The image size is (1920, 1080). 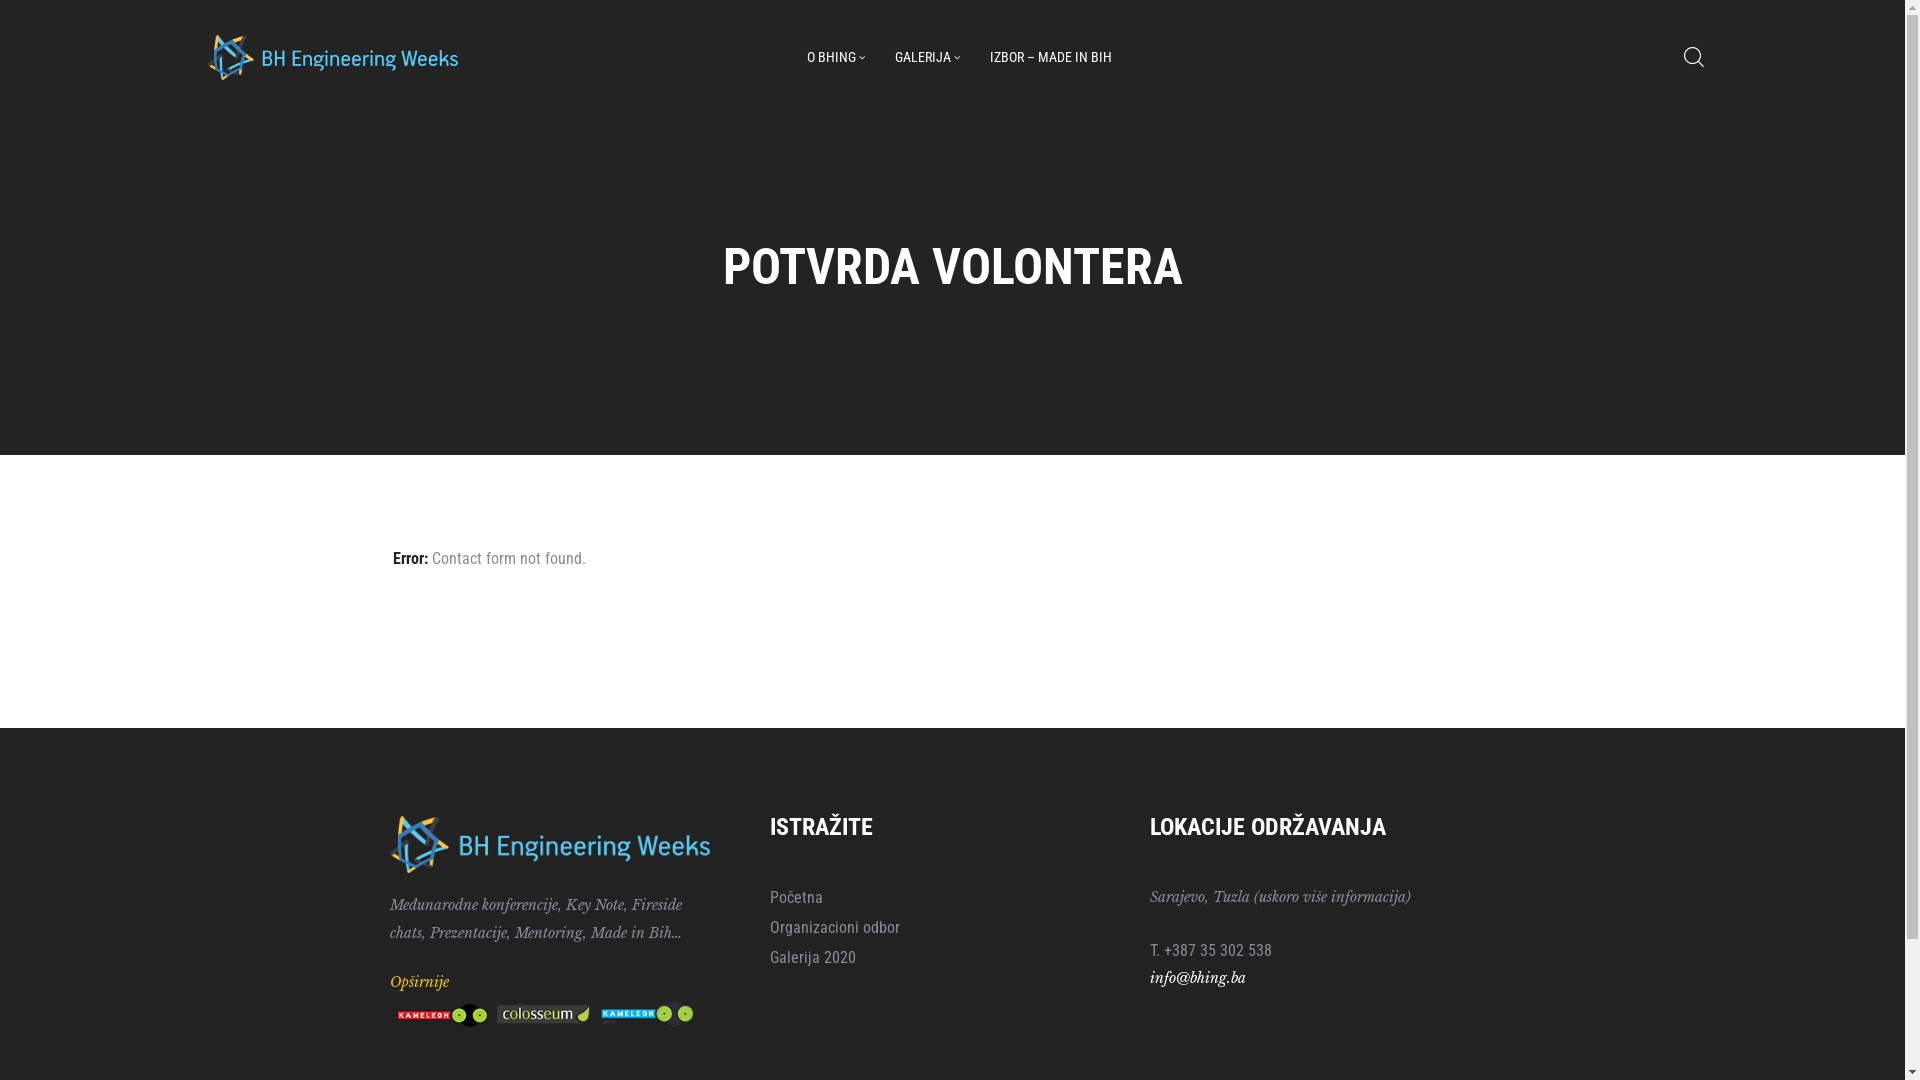 What do you see at coordinates (951, 928) in the screenshot?
I see `'Organizacioni odbor'` at bounding box center [951, 928].